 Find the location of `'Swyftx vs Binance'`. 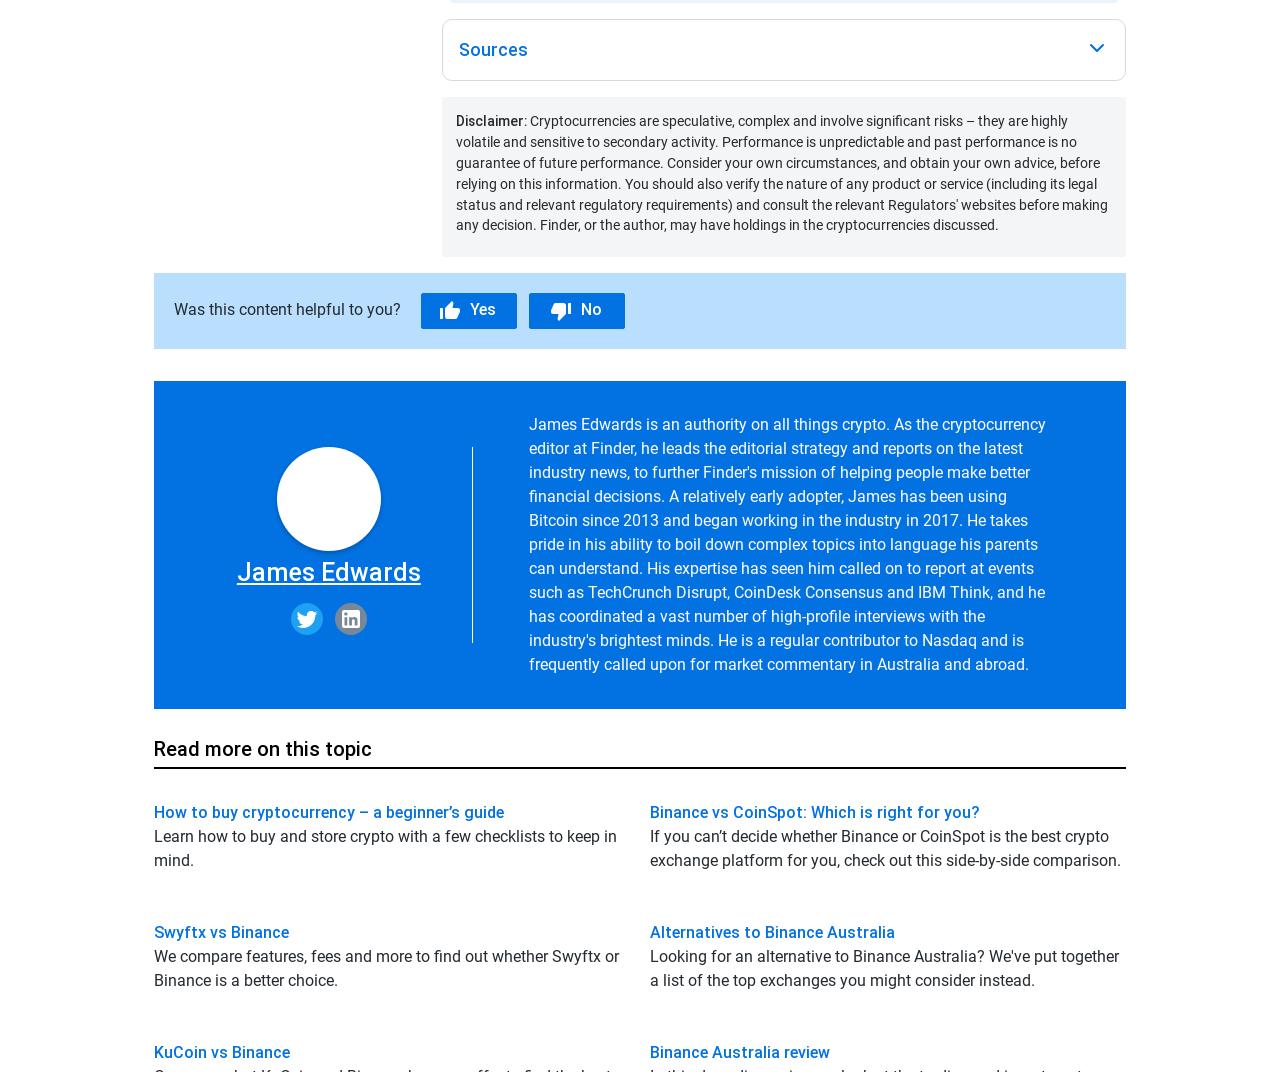

'Swyftx vs Binance' is located at coordinates (221, 931).